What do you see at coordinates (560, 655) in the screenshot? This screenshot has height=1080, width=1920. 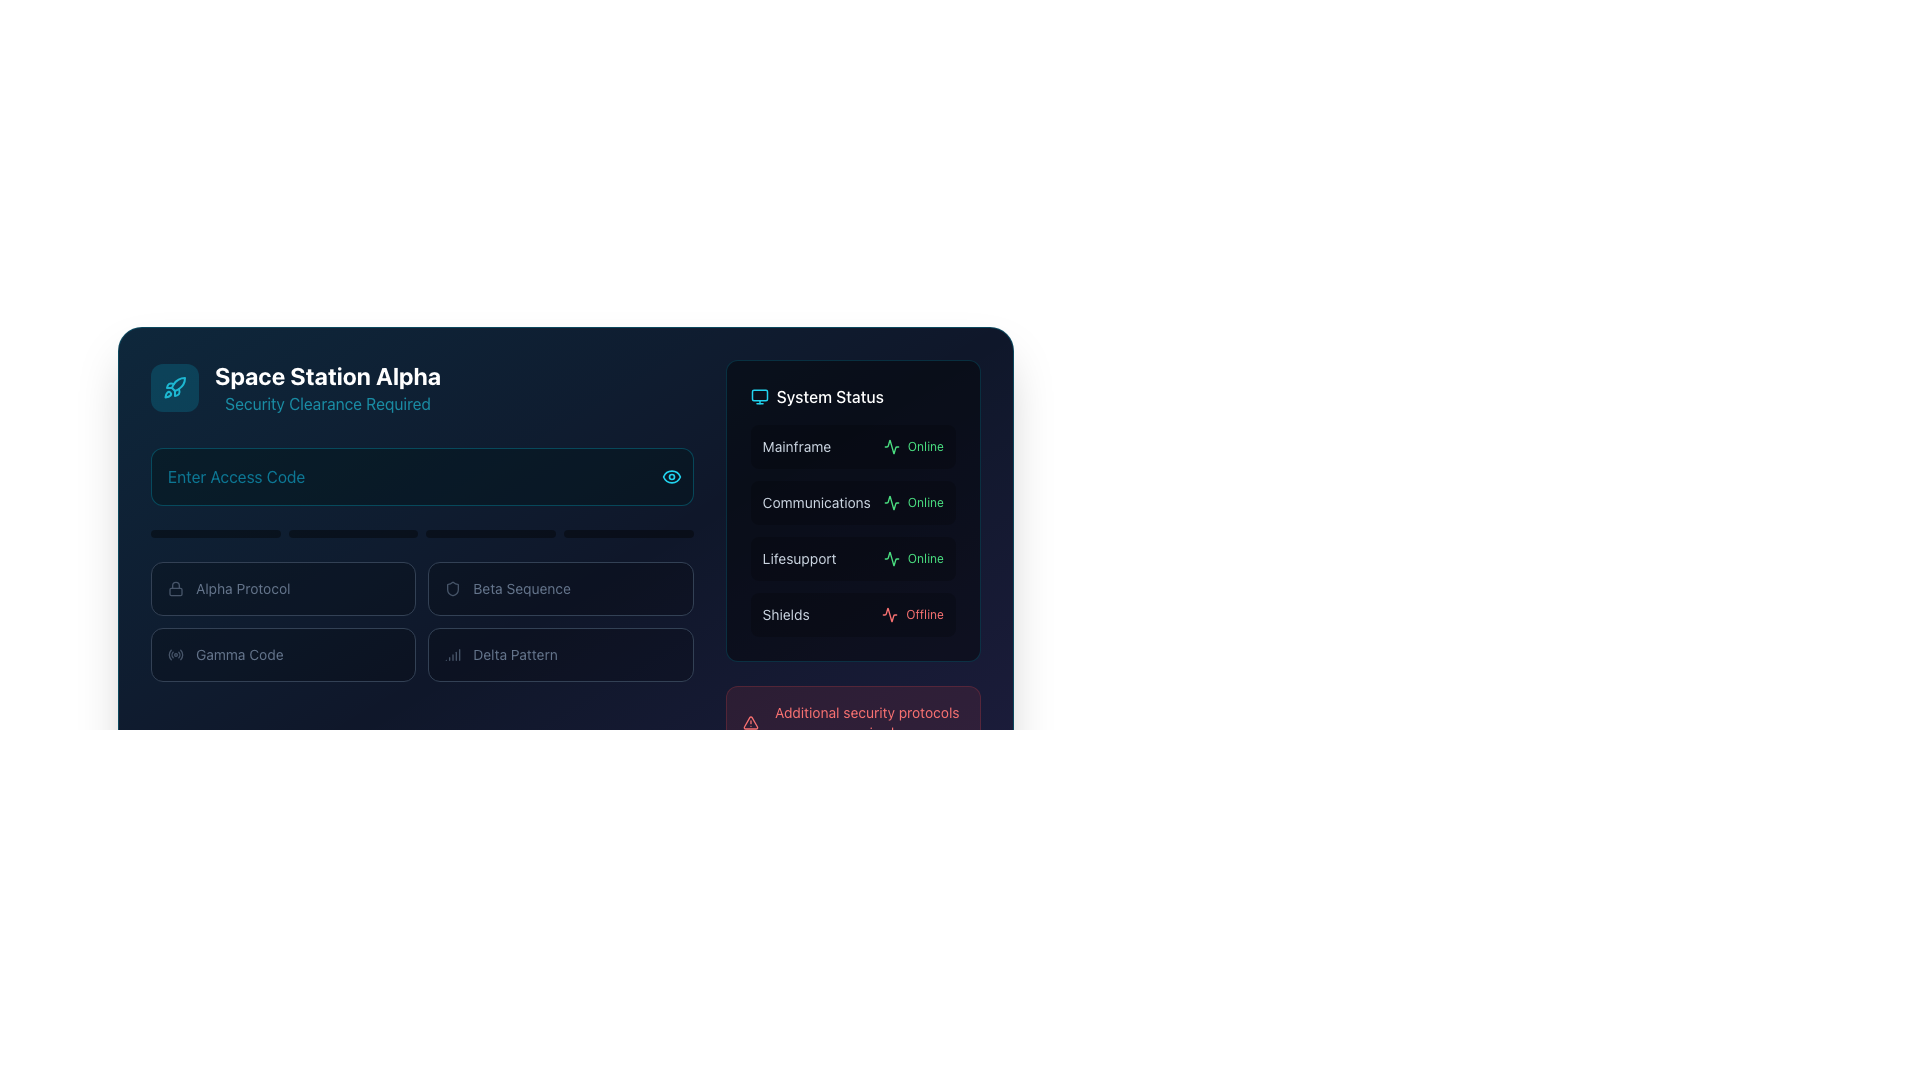 I see `the interactive card or selector for 'Delta Pattern' located in the lower-right corner of the 2x2 grid layout under the title 'Space Station Alpha'` at bounding box center [560, 655].